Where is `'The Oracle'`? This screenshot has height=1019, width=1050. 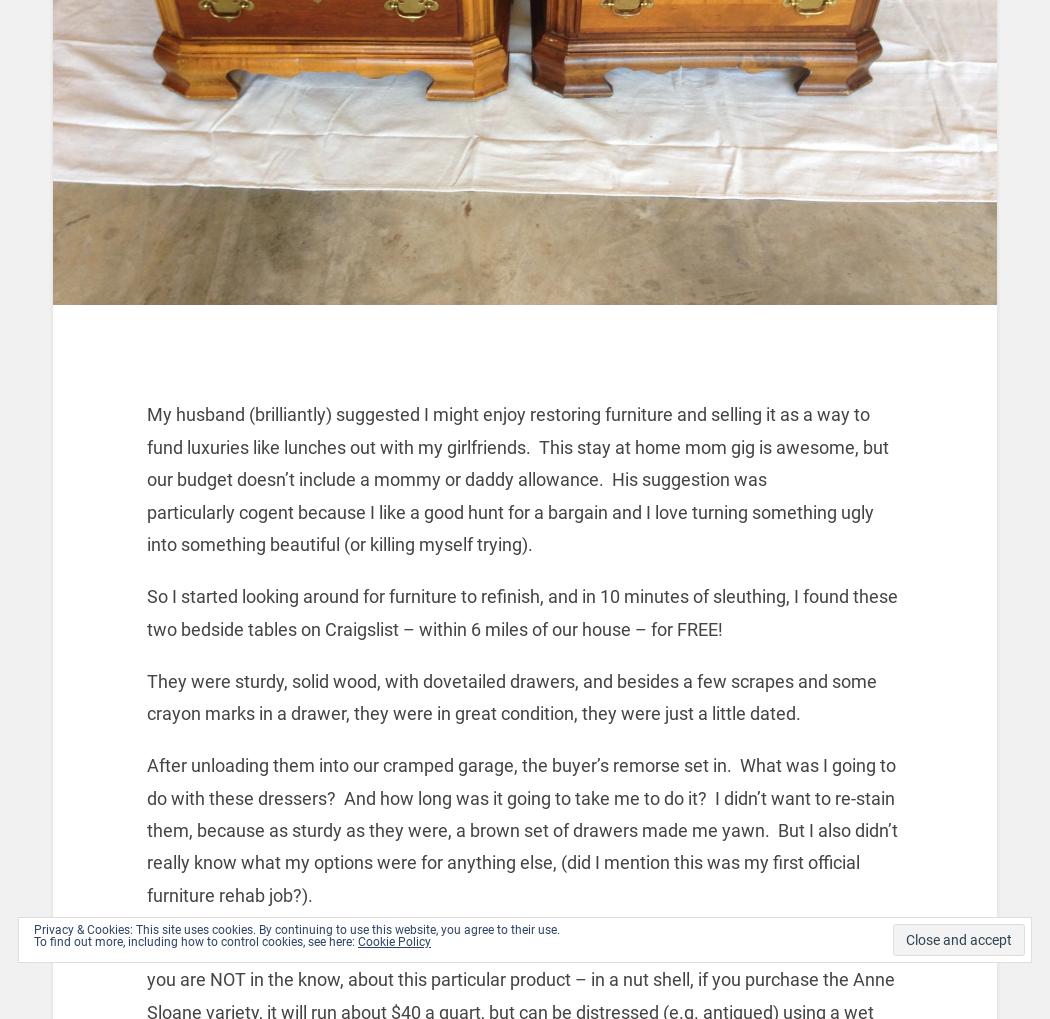
'The Oracle' is located at coordinates (279, 946).